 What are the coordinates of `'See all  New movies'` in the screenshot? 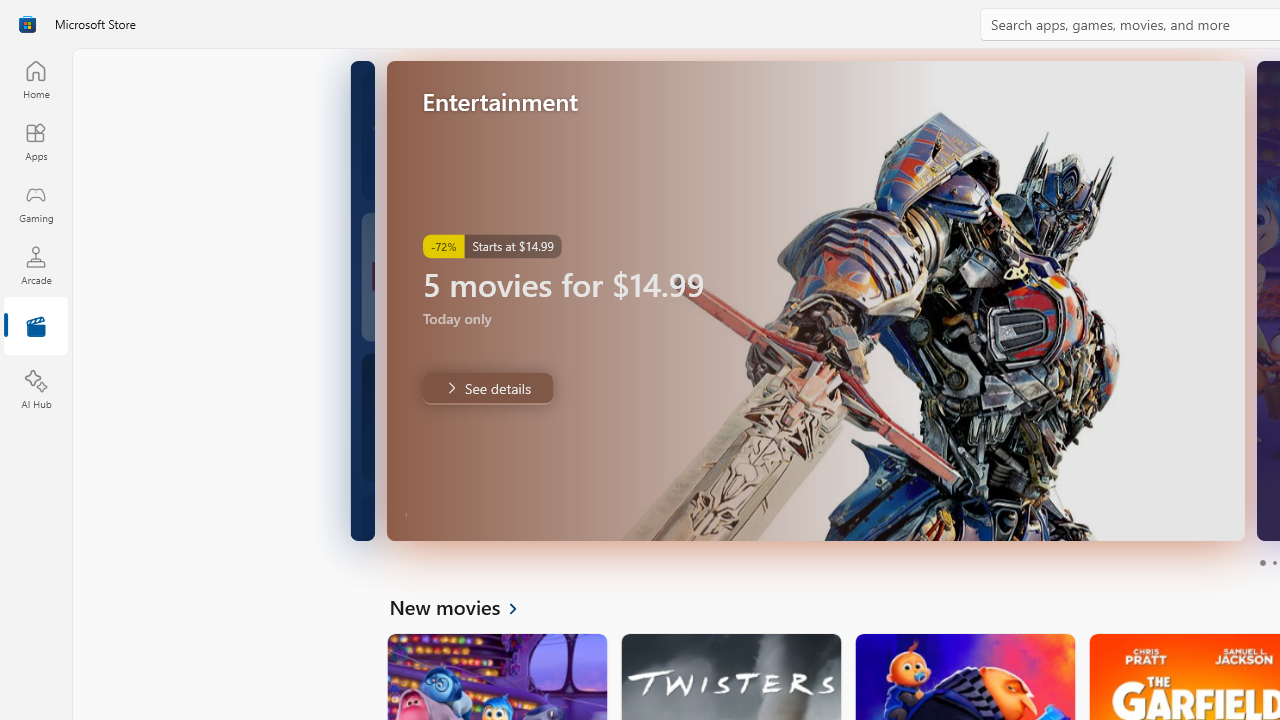 It's located at (464, 605).